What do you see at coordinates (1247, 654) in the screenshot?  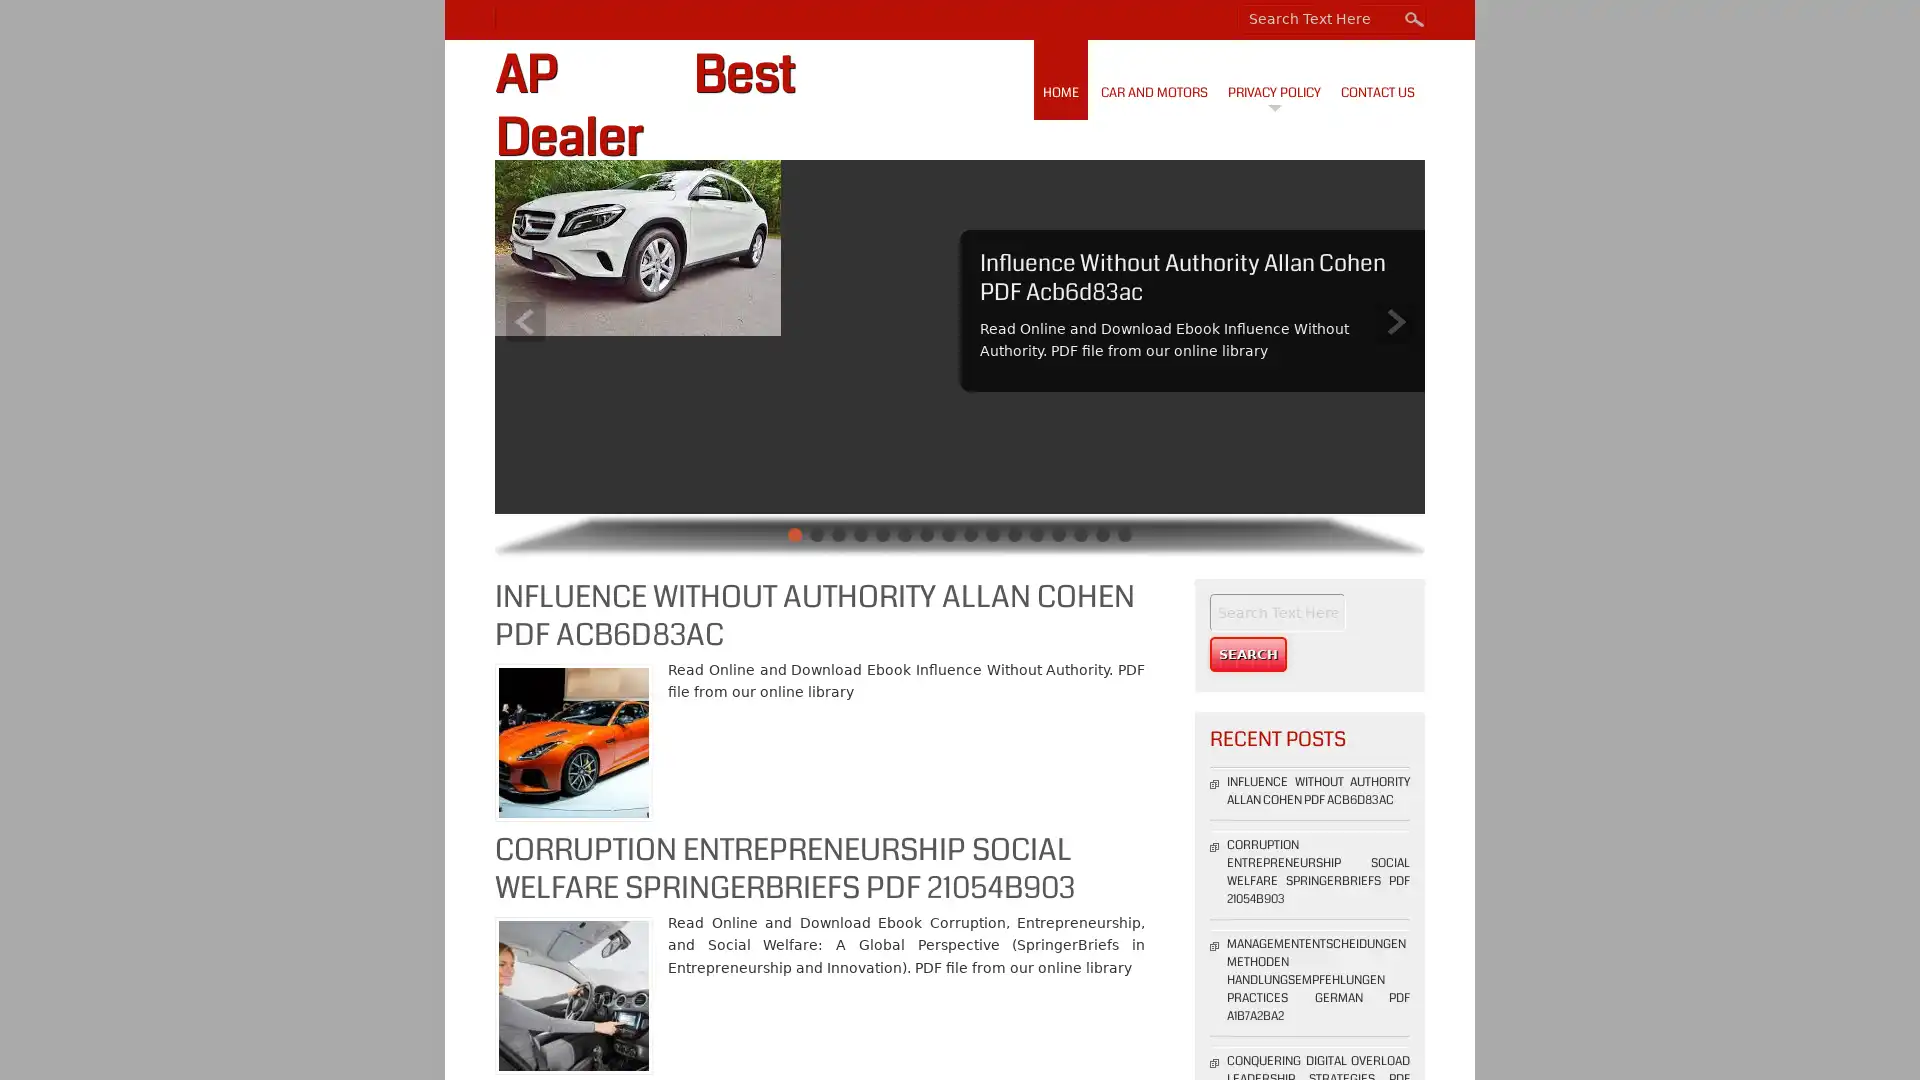 I see `Search` at bounding box center [1247, 654].